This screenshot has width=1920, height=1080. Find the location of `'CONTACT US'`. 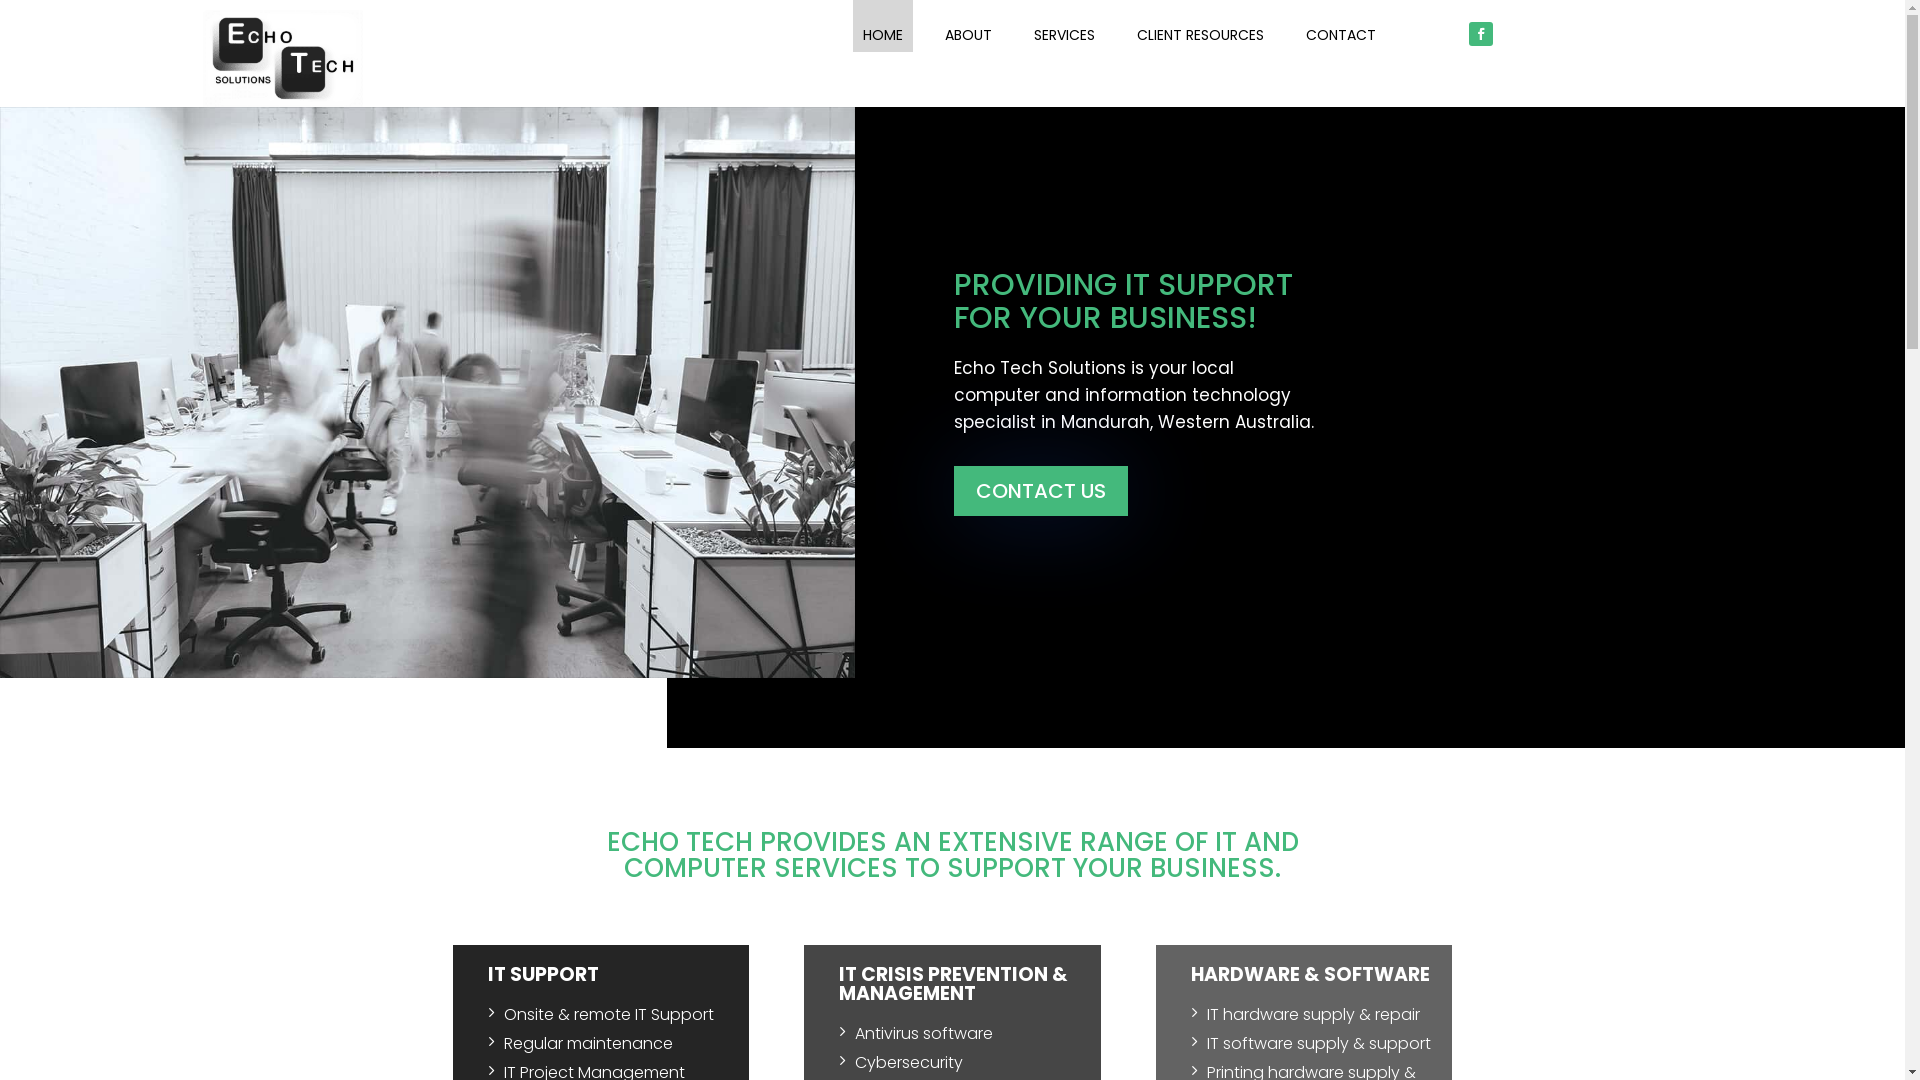

'CONTACT US' is located at coordinates (953, 490).